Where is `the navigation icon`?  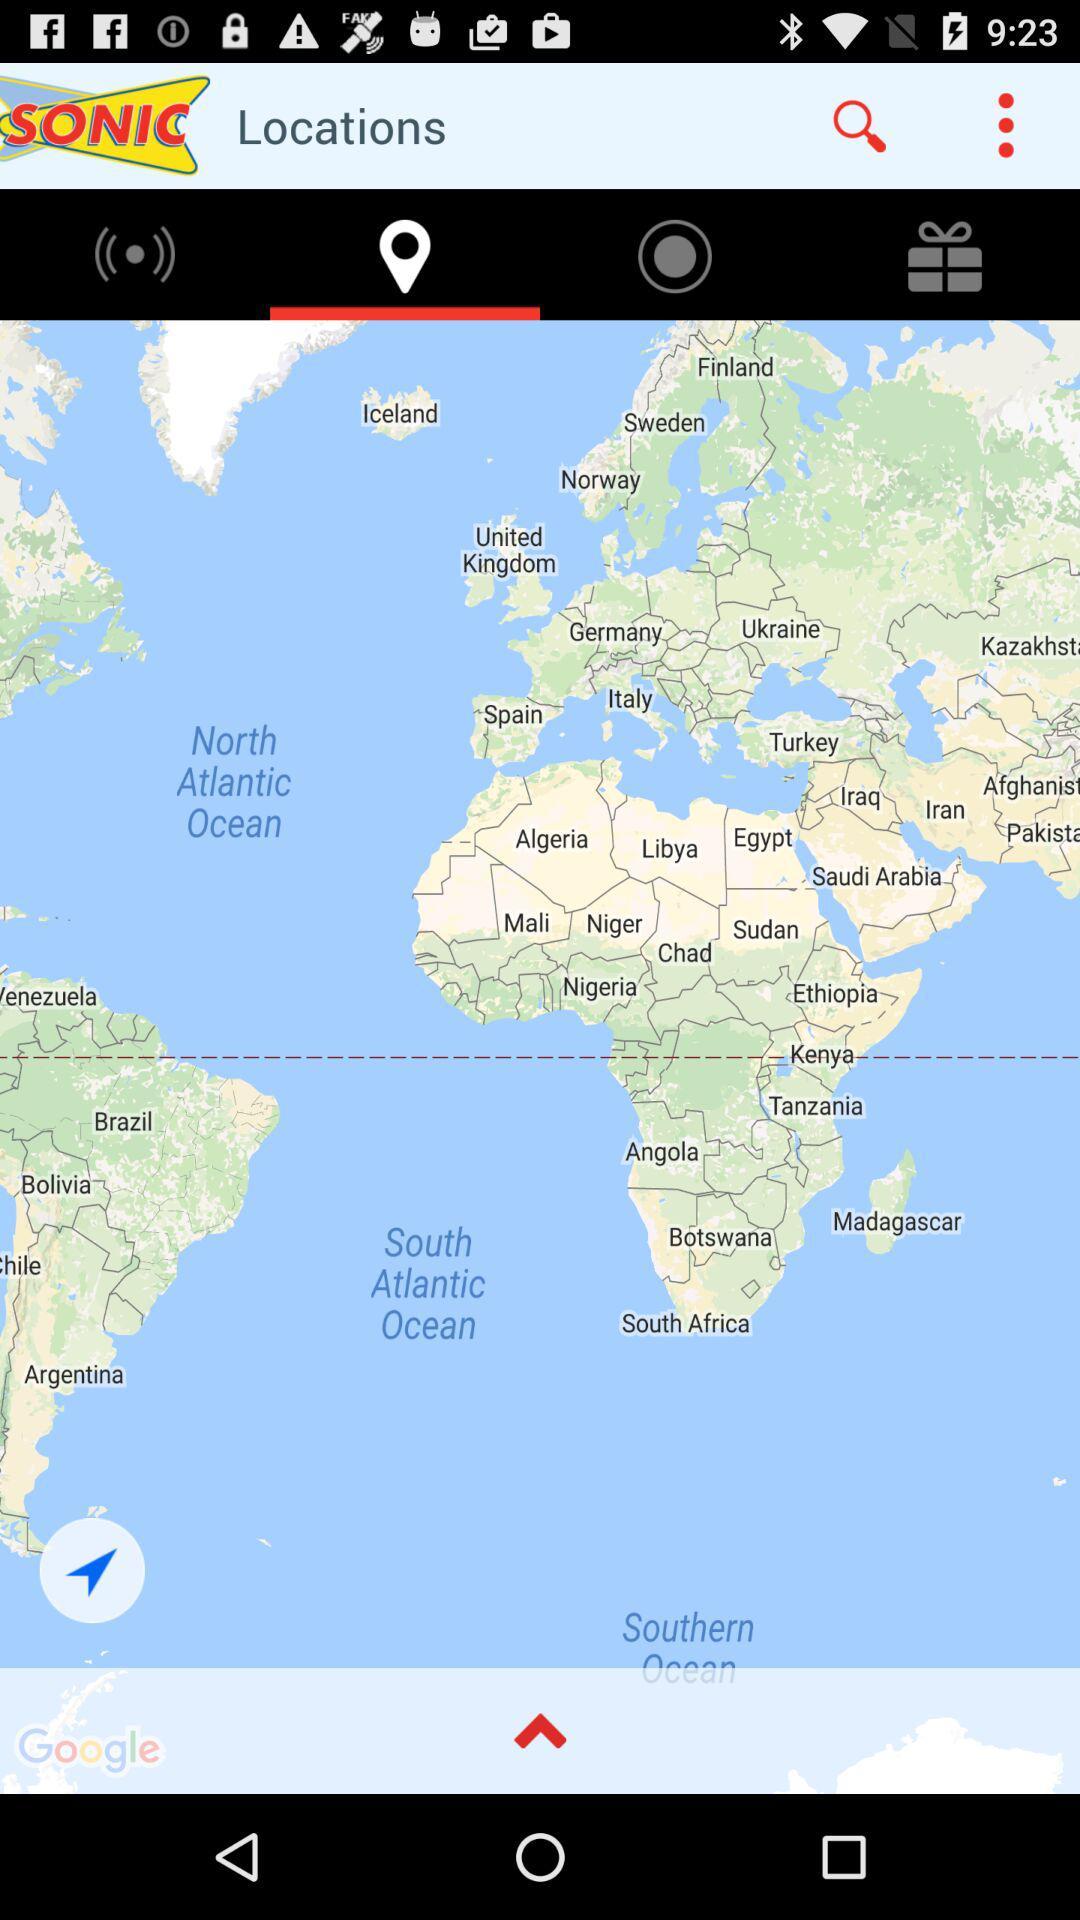
the navigation icon is located at coordinates (92, 1680).